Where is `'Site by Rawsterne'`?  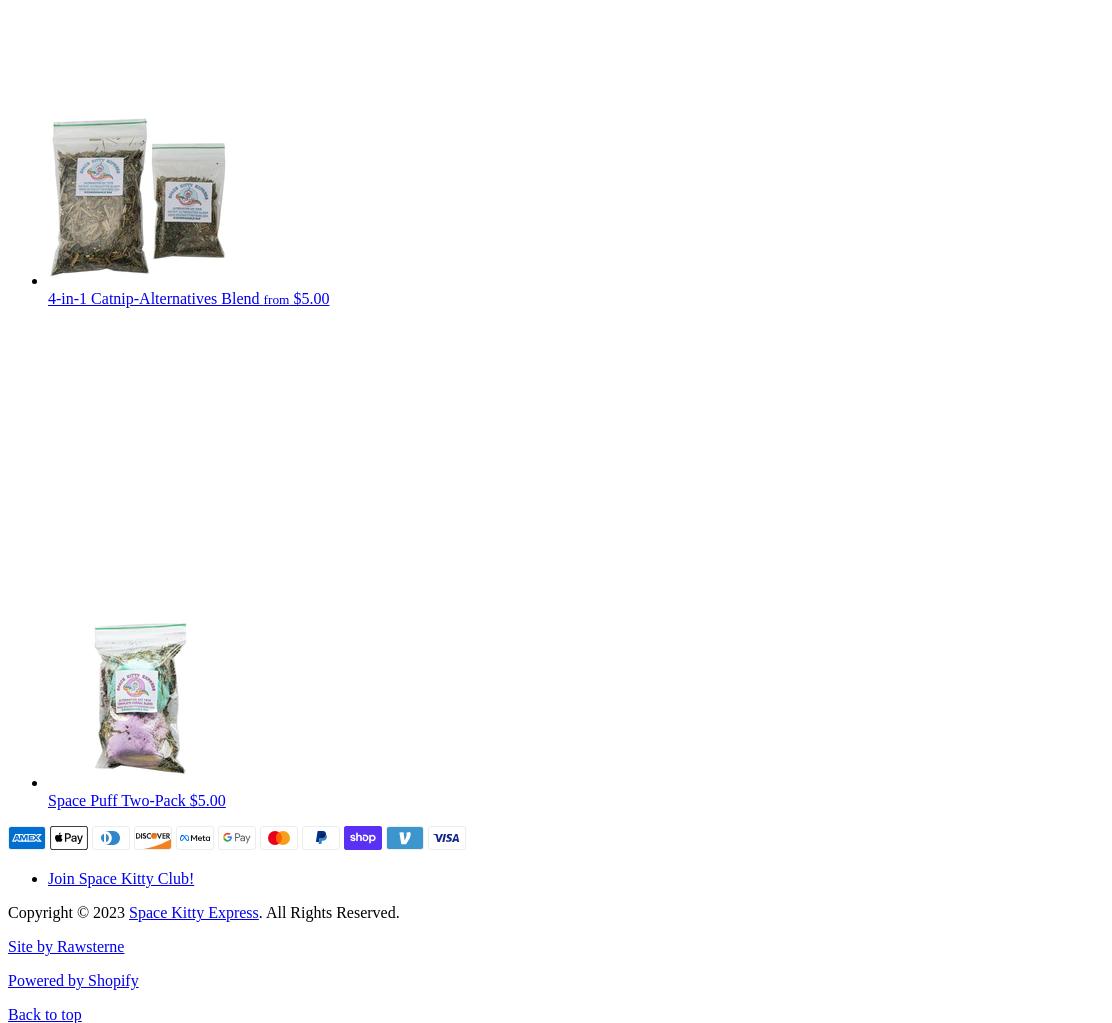
'Site by Rawsterne' is located at coordinates (8, 946).